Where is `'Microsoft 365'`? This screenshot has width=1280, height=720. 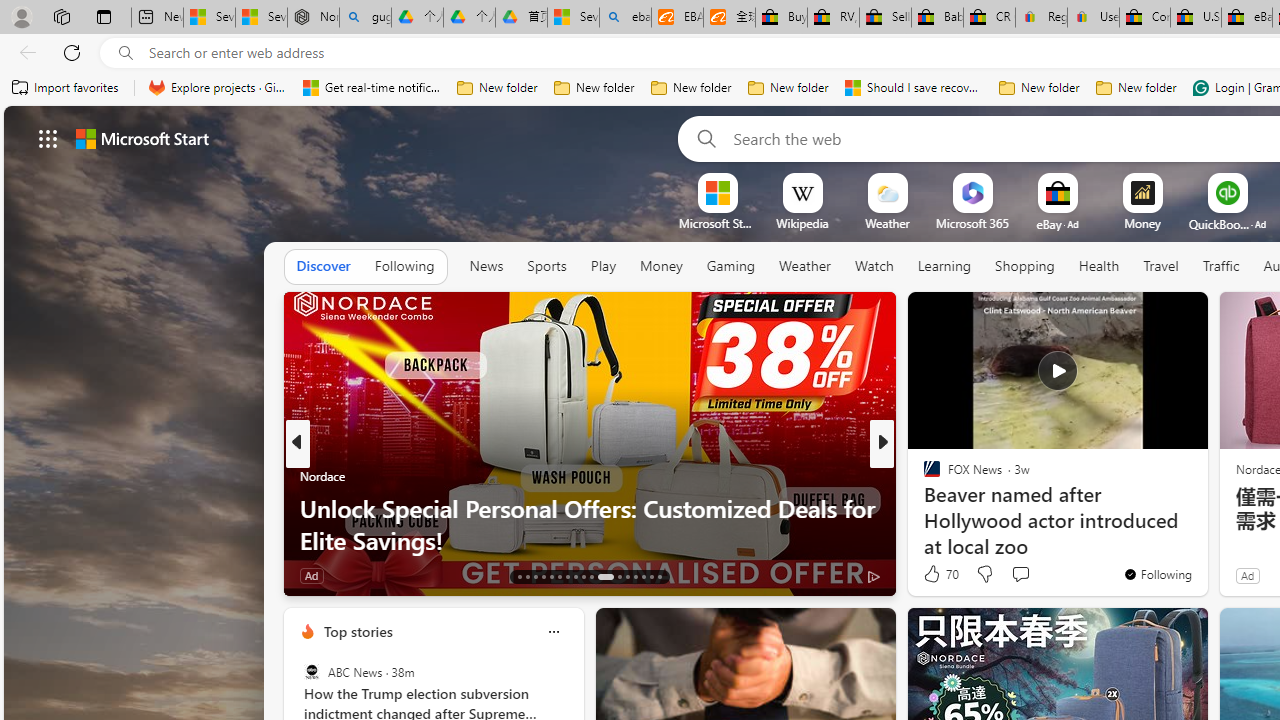
'Microsoft 365' is located at coordinates (972, 223).